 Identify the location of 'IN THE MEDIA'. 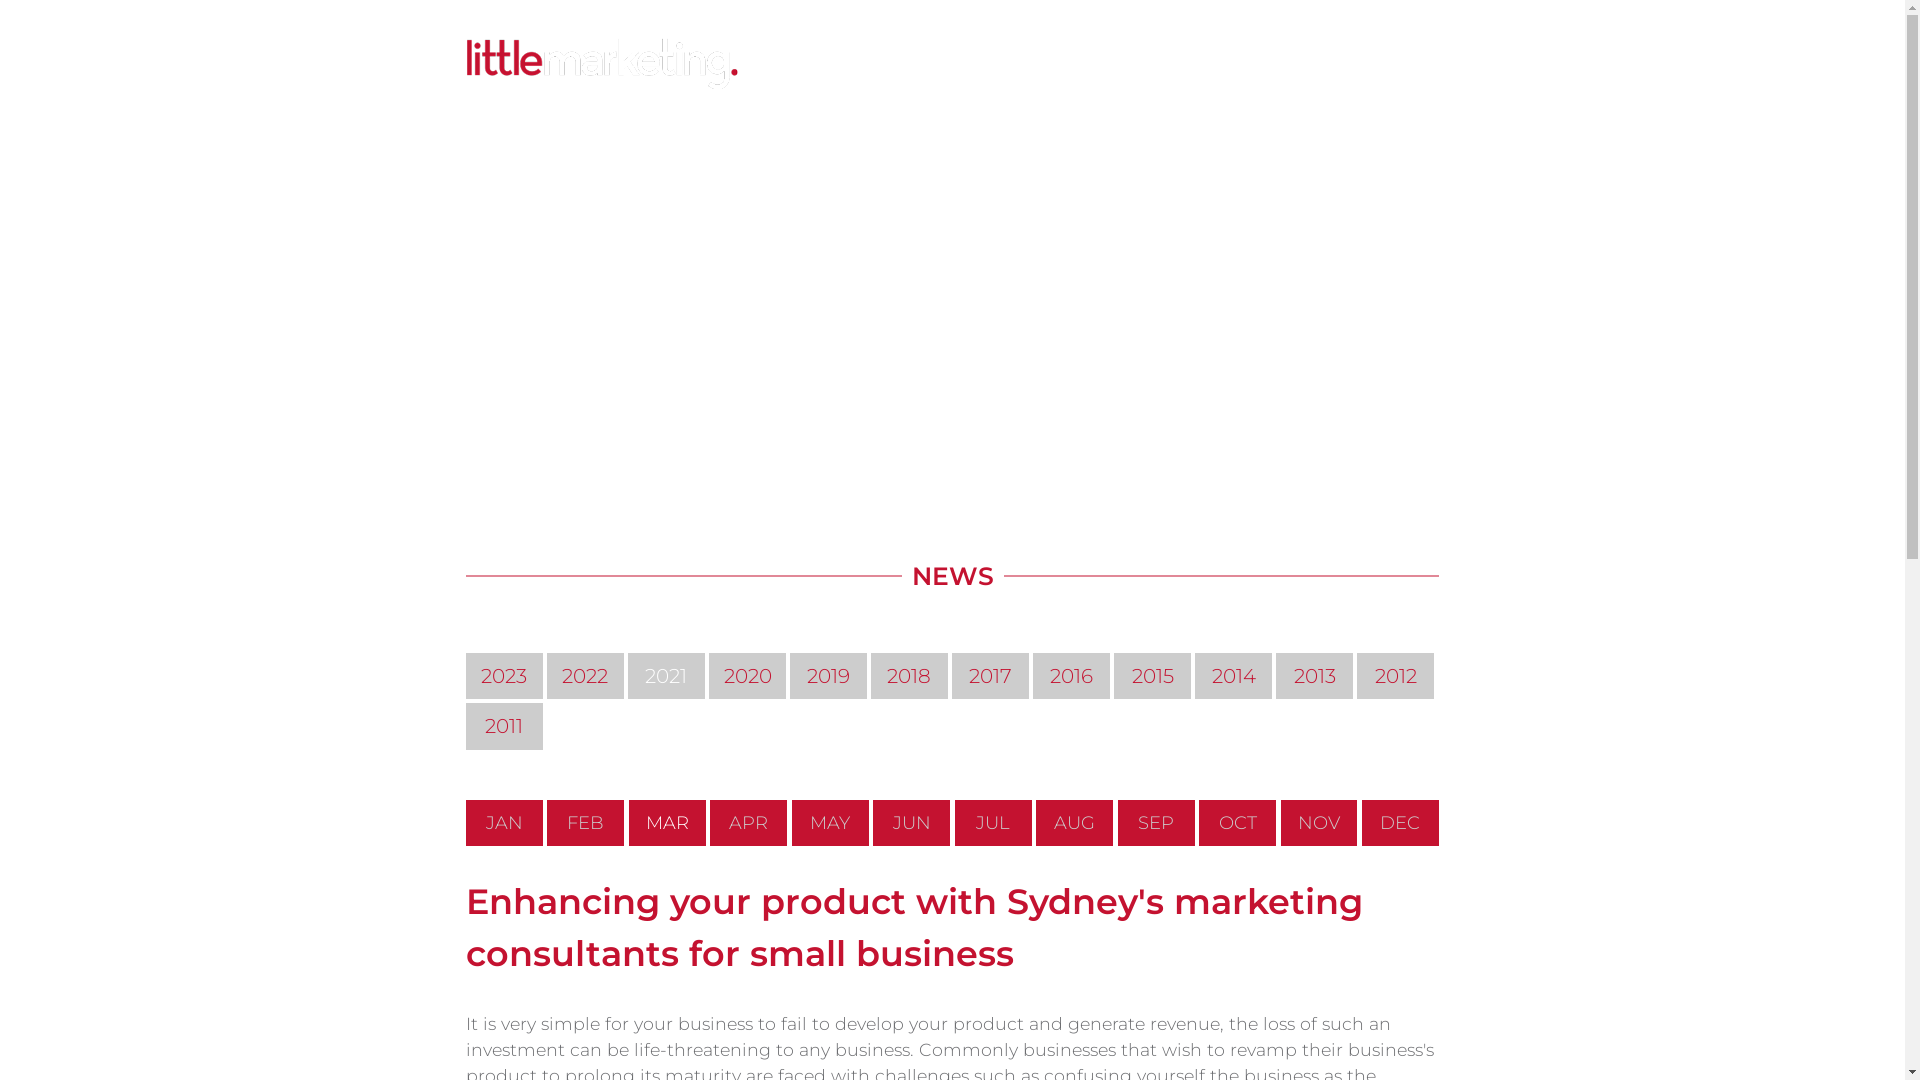
(885, 64).